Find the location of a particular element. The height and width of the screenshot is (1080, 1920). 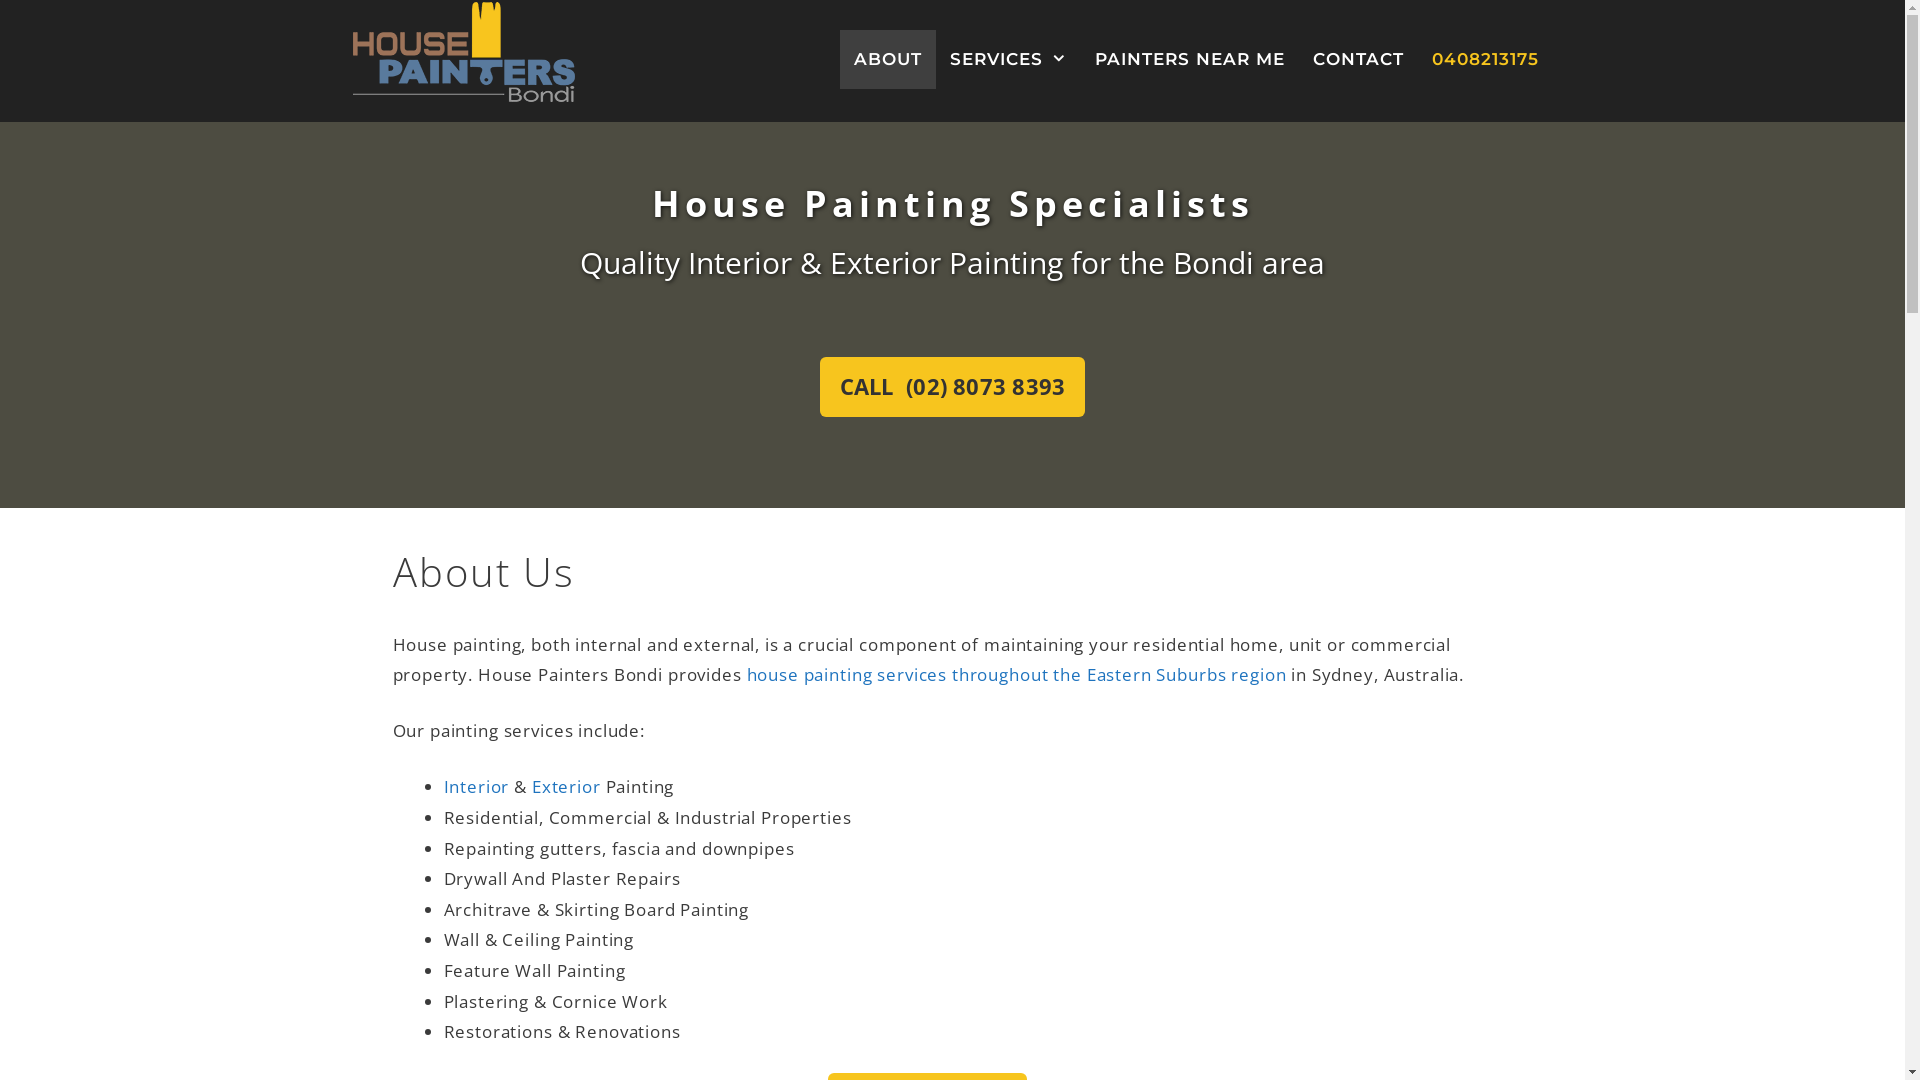

'0408213175' is located at coordinates (1485, 58).